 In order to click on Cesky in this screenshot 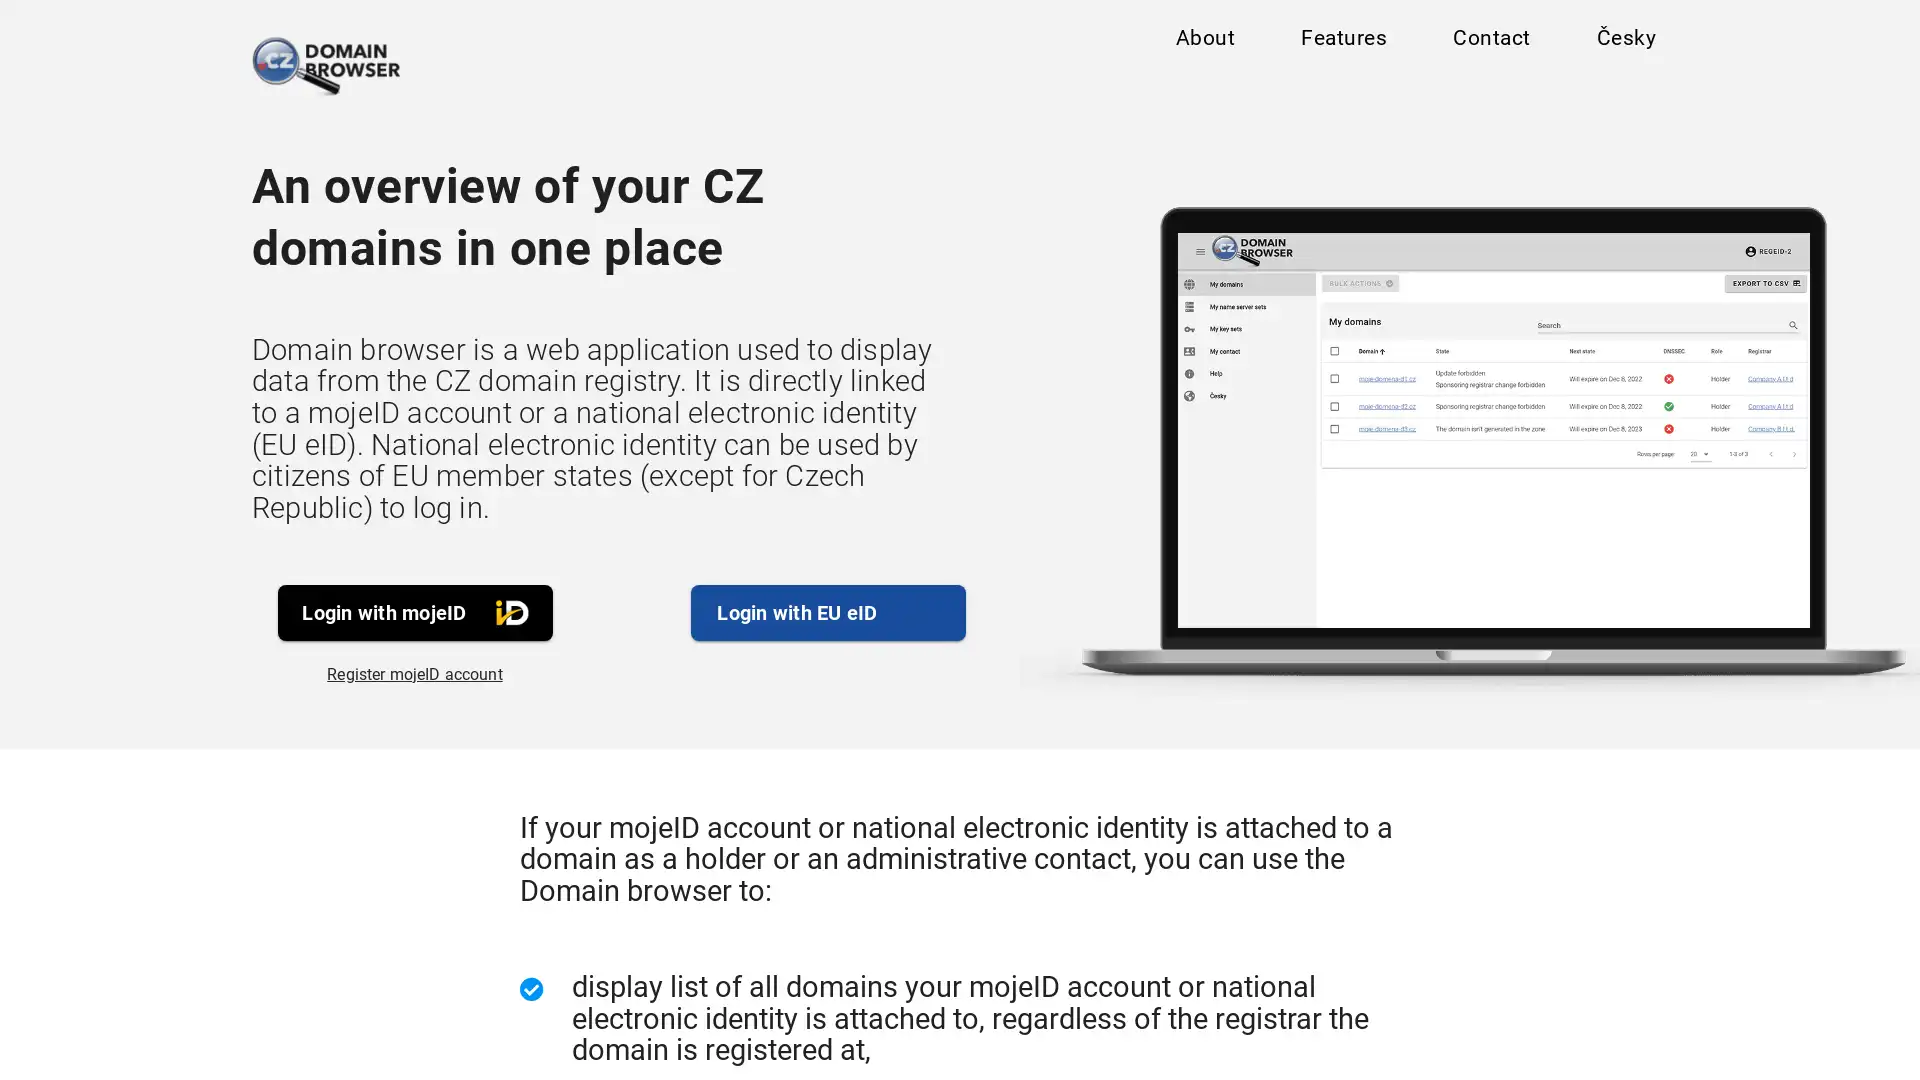, I will do `click(1625, 42)`.